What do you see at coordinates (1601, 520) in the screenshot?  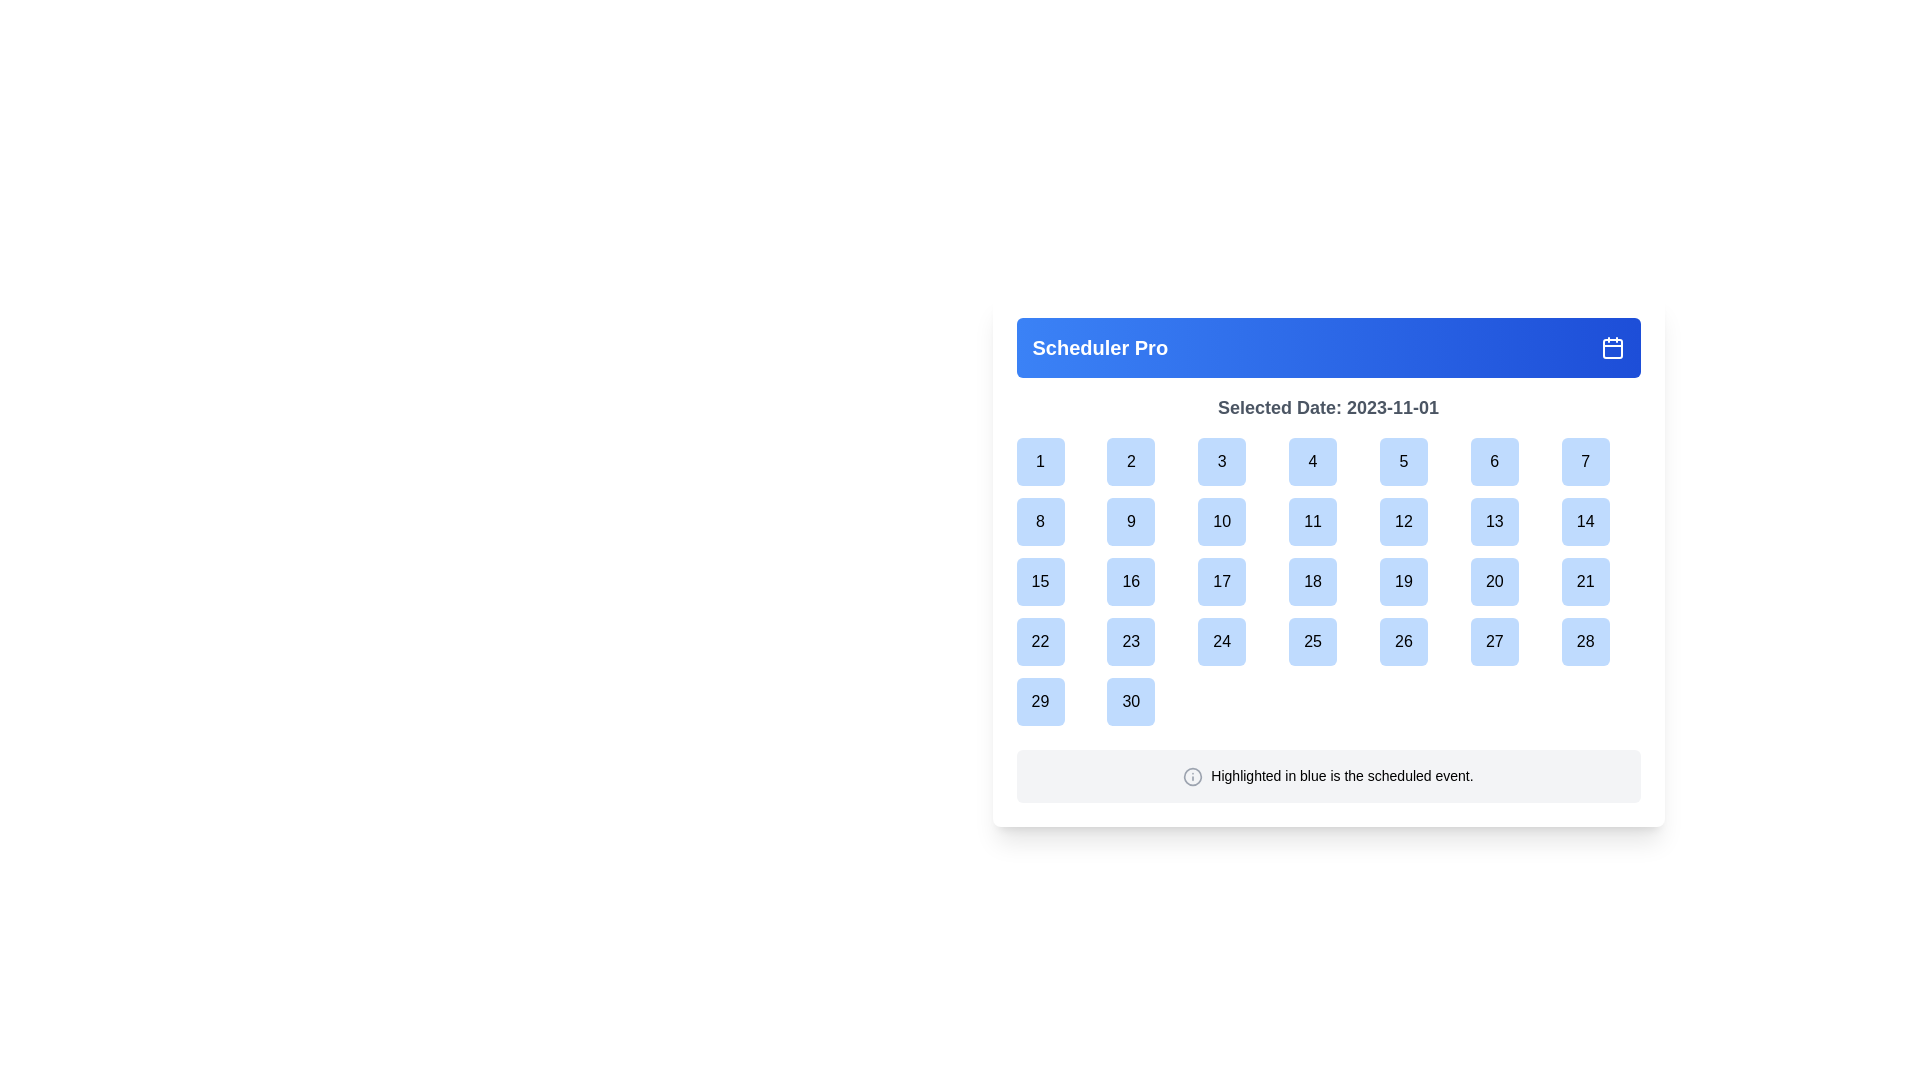 I see `the button representing the 14th day in the calendar view` at bounding box center [1601, 520].